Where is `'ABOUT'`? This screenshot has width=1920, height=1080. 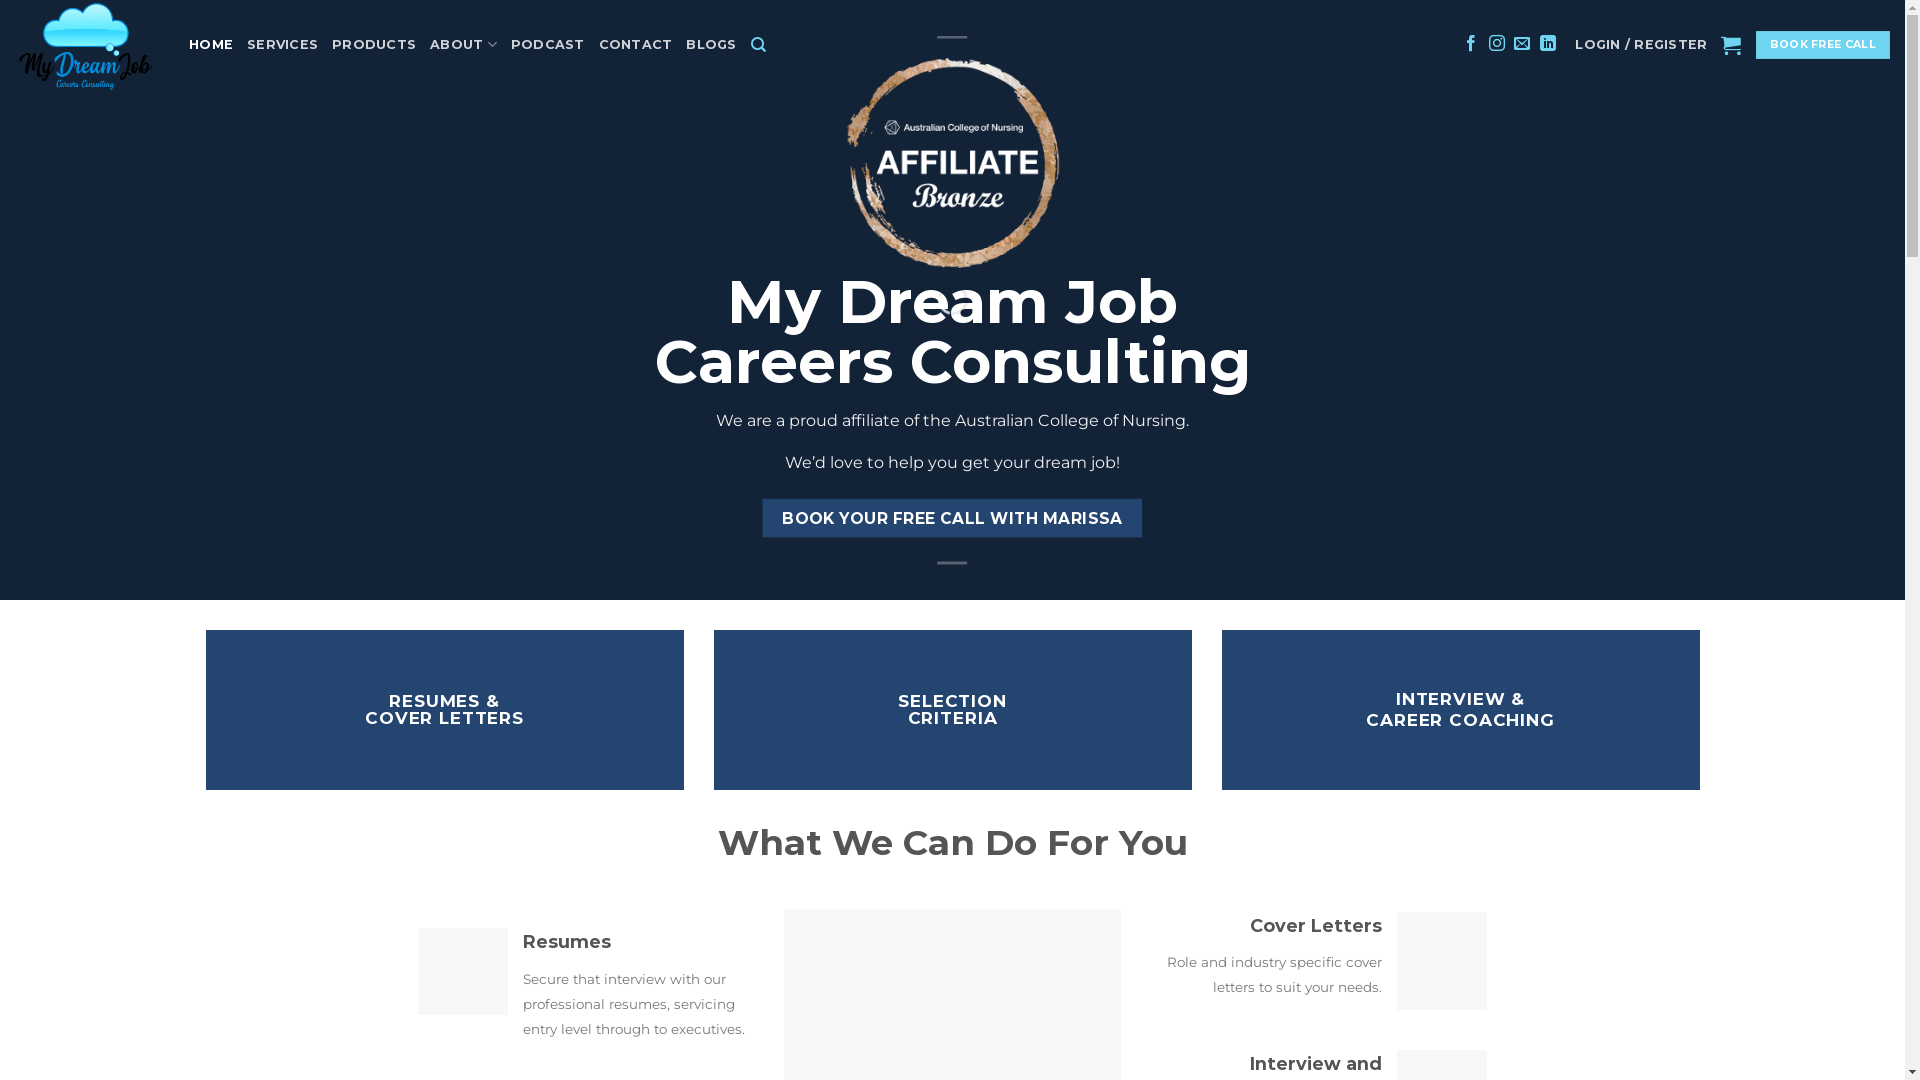
'ABOUT' is located at coordinates (462, 44).